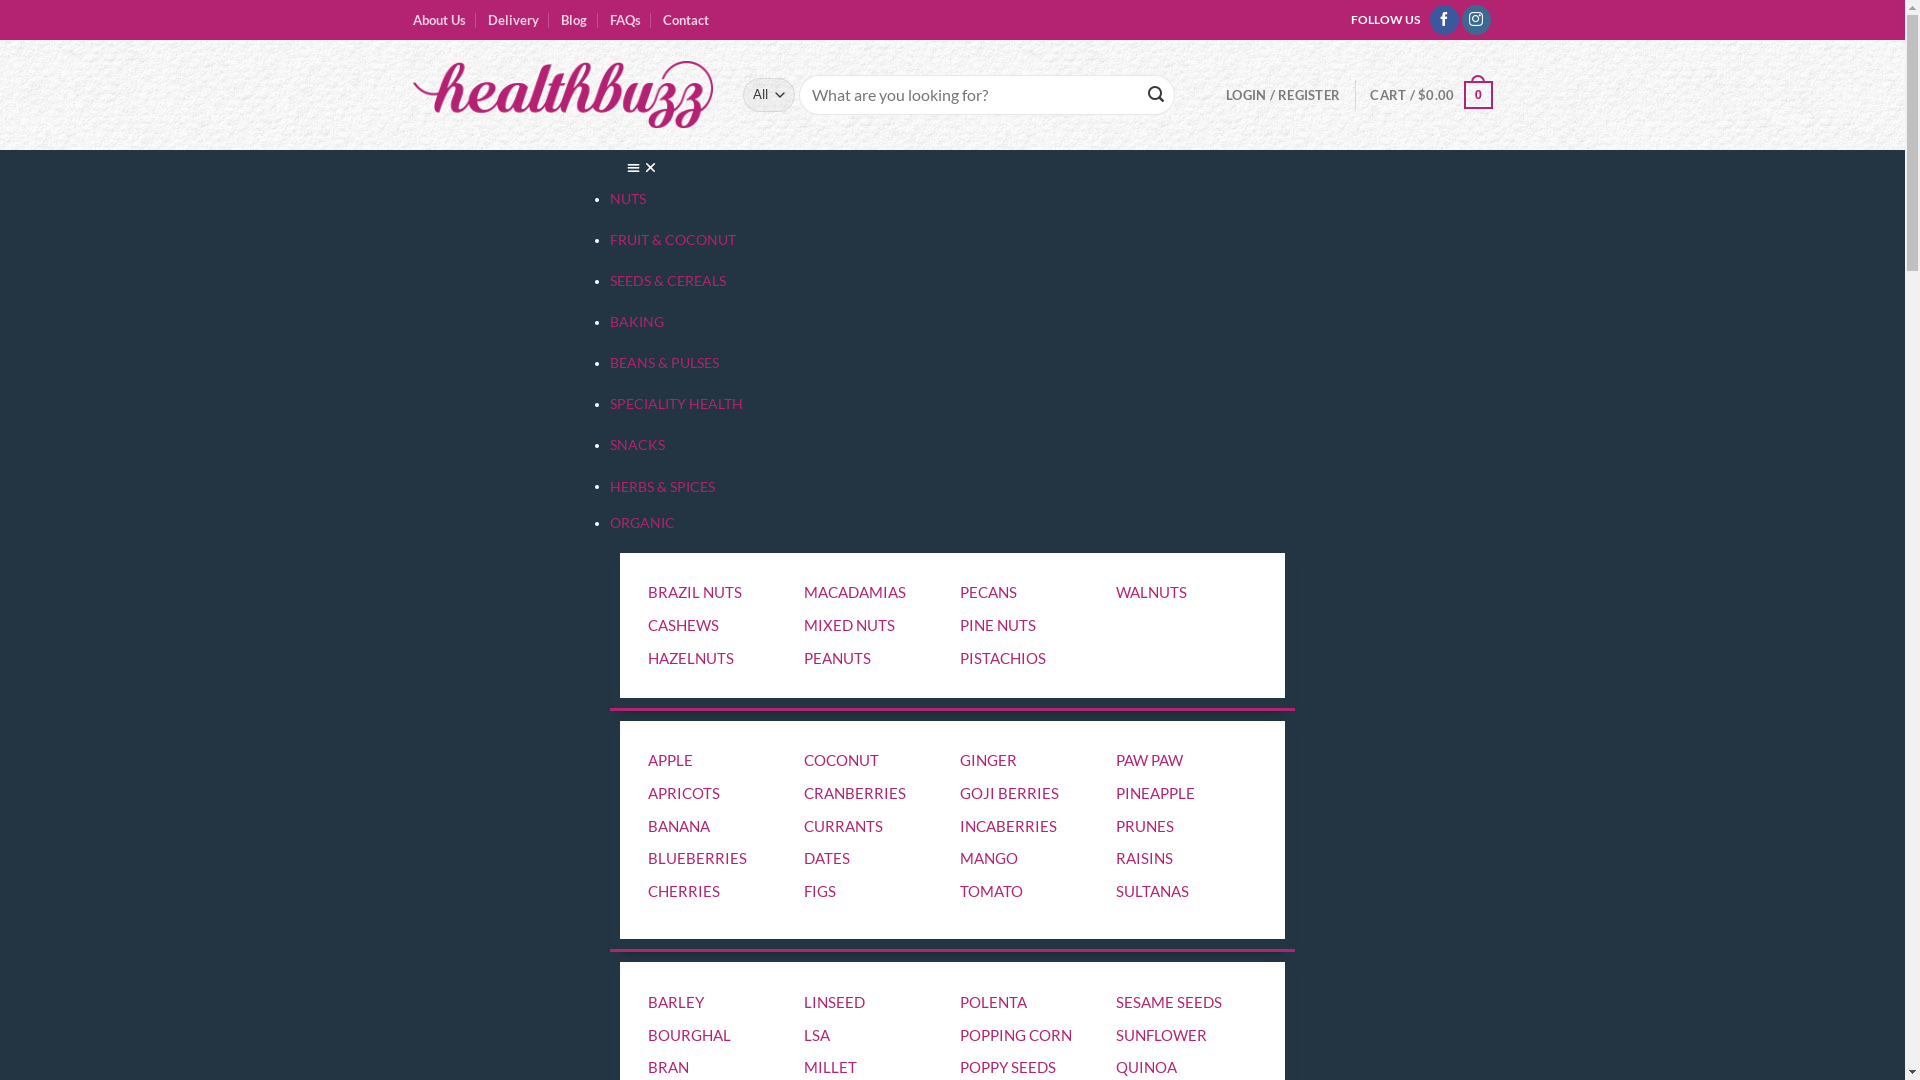 Image resolution: width=1920 pixels, height=1080 pixels. Describe the element at coordinates (677, 404) in the screenshot. I see `'SPECIALITY HEALTH'` at that location.